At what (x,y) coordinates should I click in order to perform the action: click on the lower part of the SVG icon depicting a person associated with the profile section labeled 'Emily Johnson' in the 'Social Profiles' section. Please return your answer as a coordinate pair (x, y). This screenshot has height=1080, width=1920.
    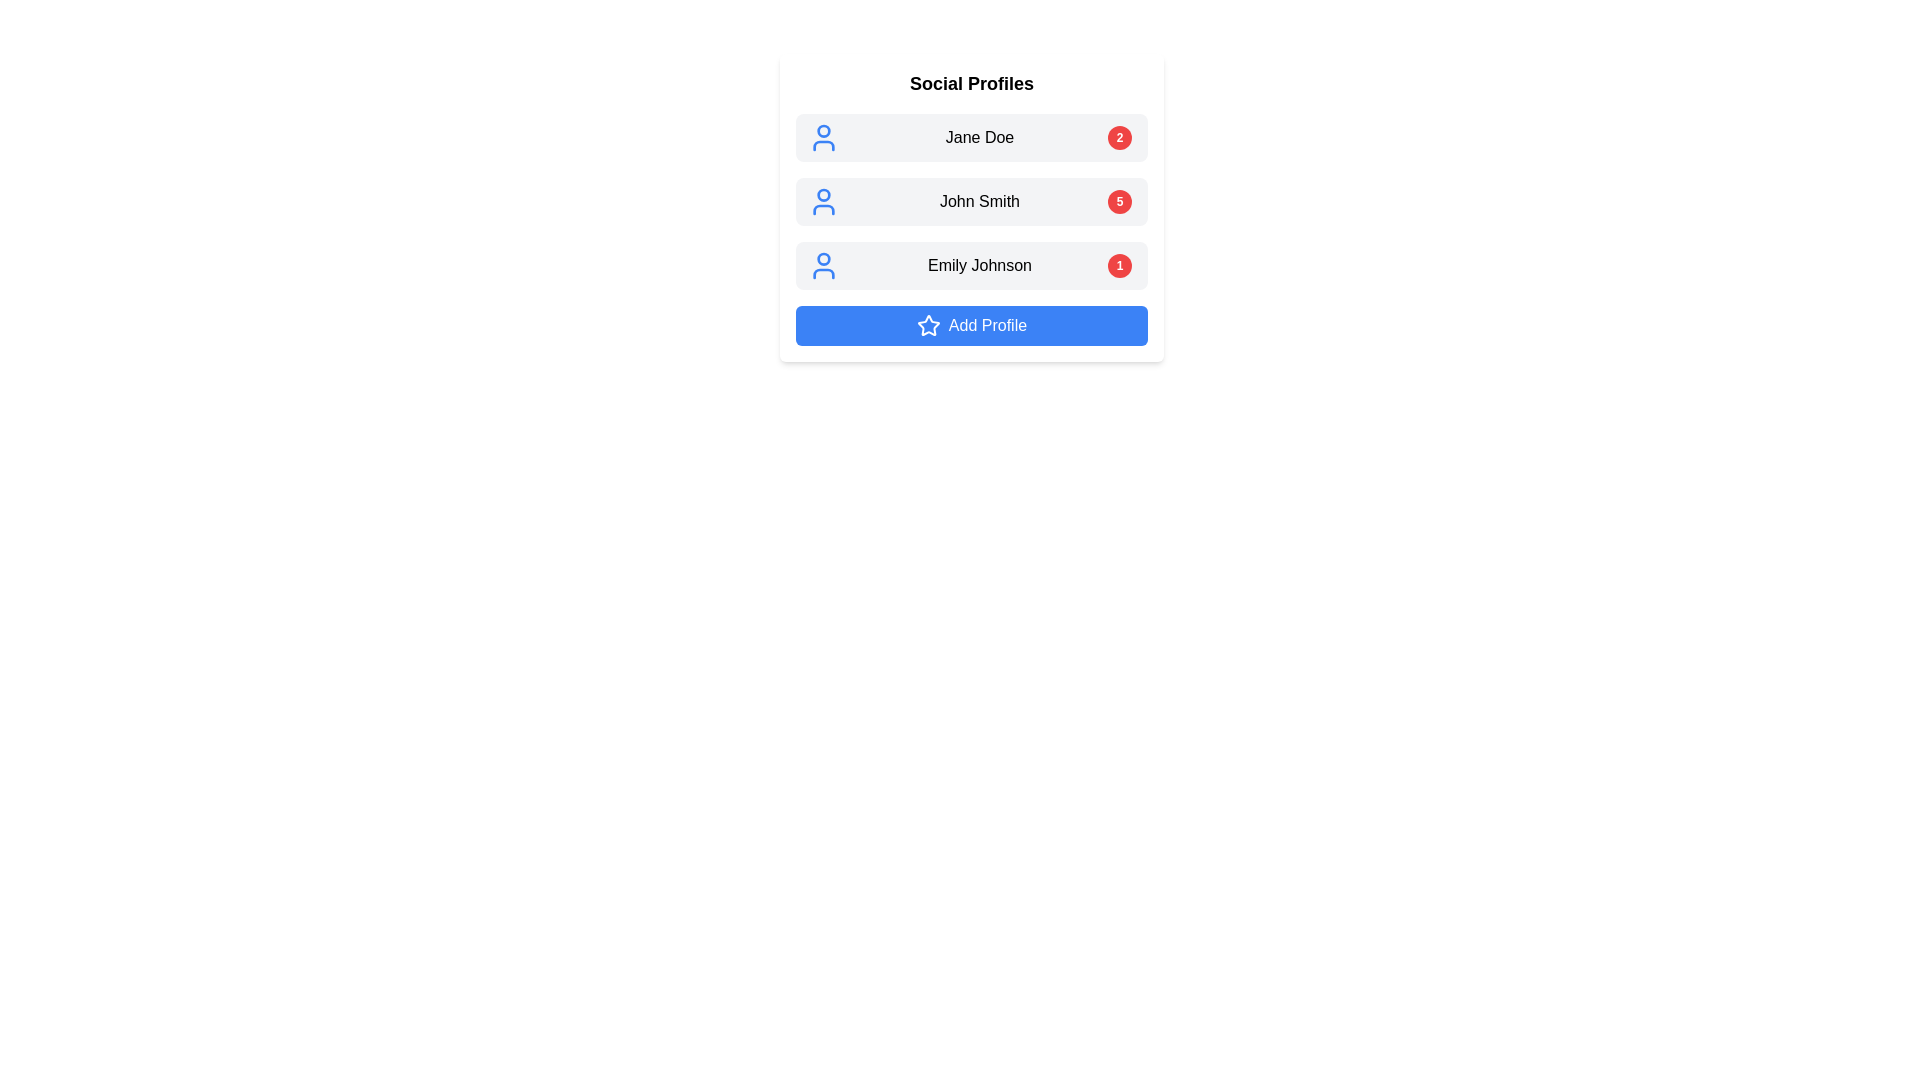
    Looking at the image, I should click on (824, 273).